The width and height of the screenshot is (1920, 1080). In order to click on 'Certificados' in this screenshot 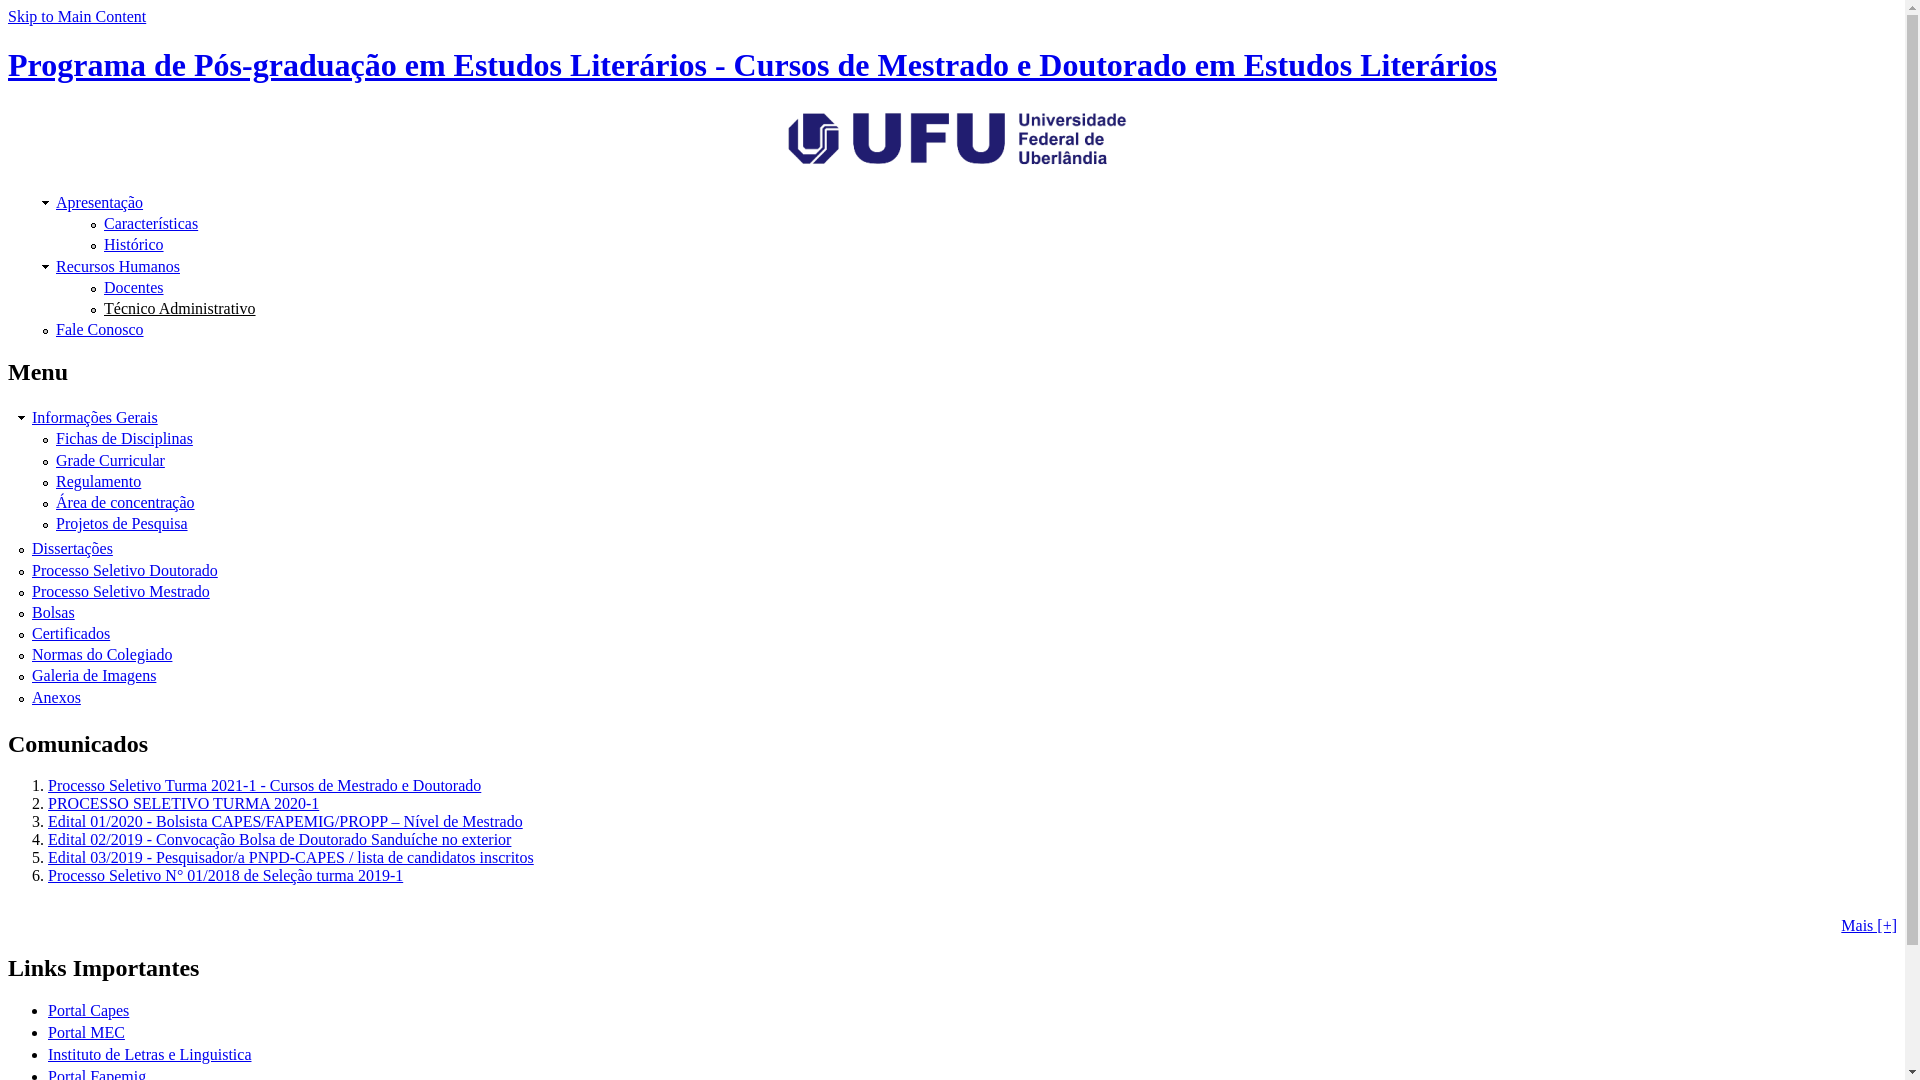, I will do `click(71, 633)`.